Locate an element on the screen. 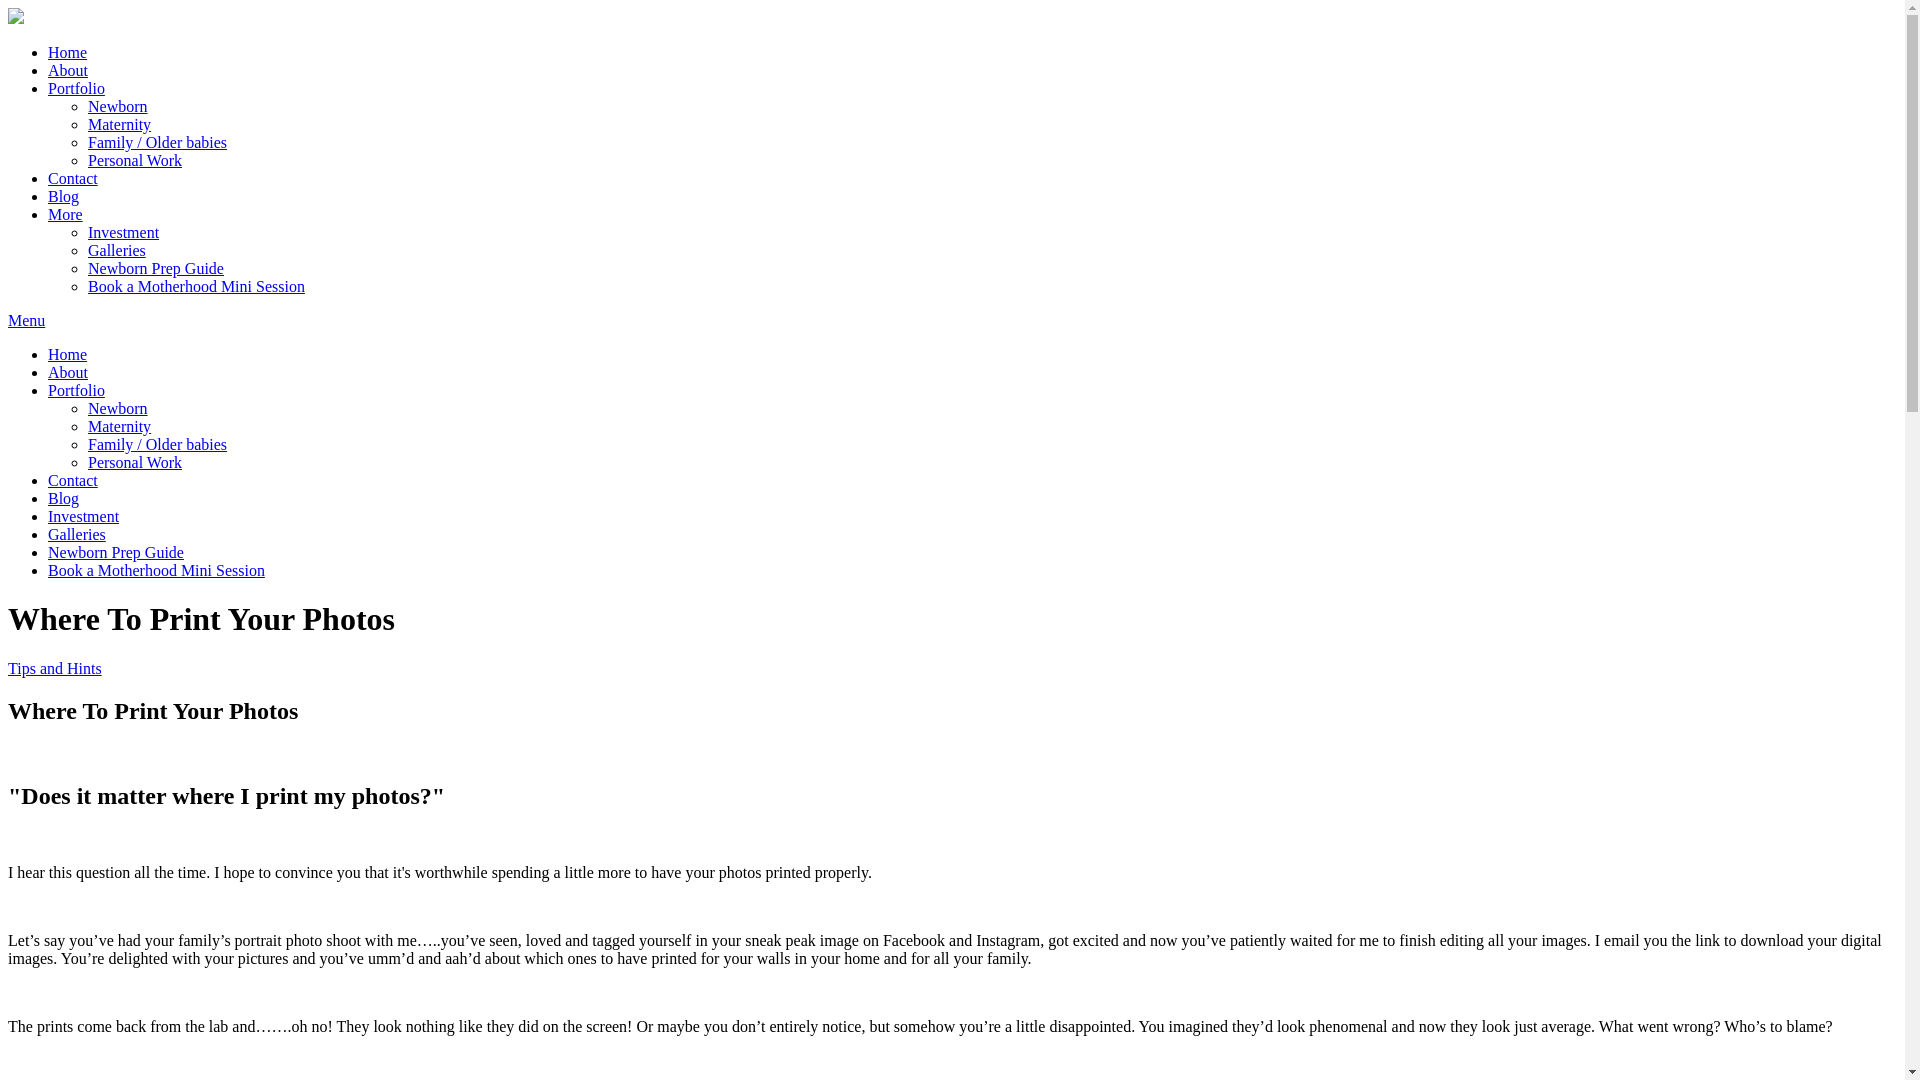 The width and height of the screenshot is (1920, 1080). 'Blog' is located at coordinates (63, 497).